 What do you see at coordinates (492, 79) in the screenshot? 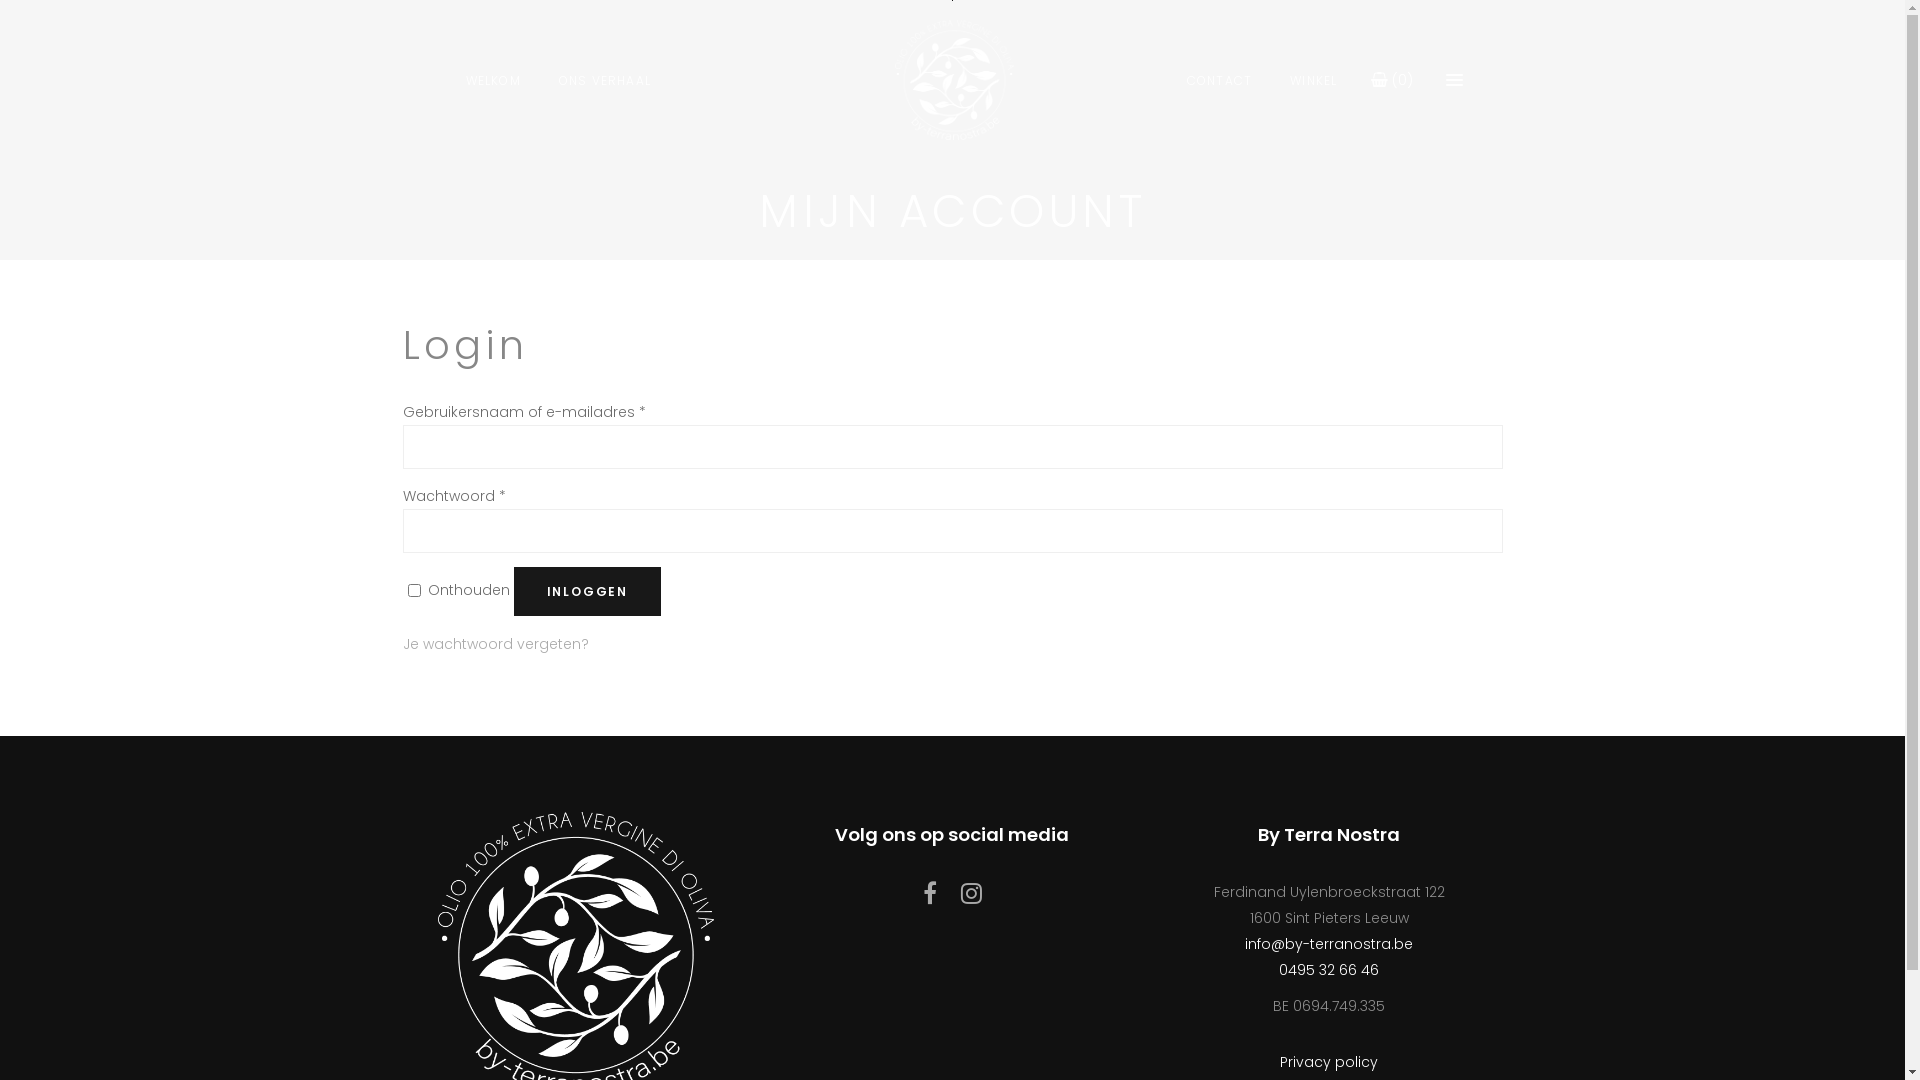
I see `'WELKOM'` at bounding box center [492, 79].